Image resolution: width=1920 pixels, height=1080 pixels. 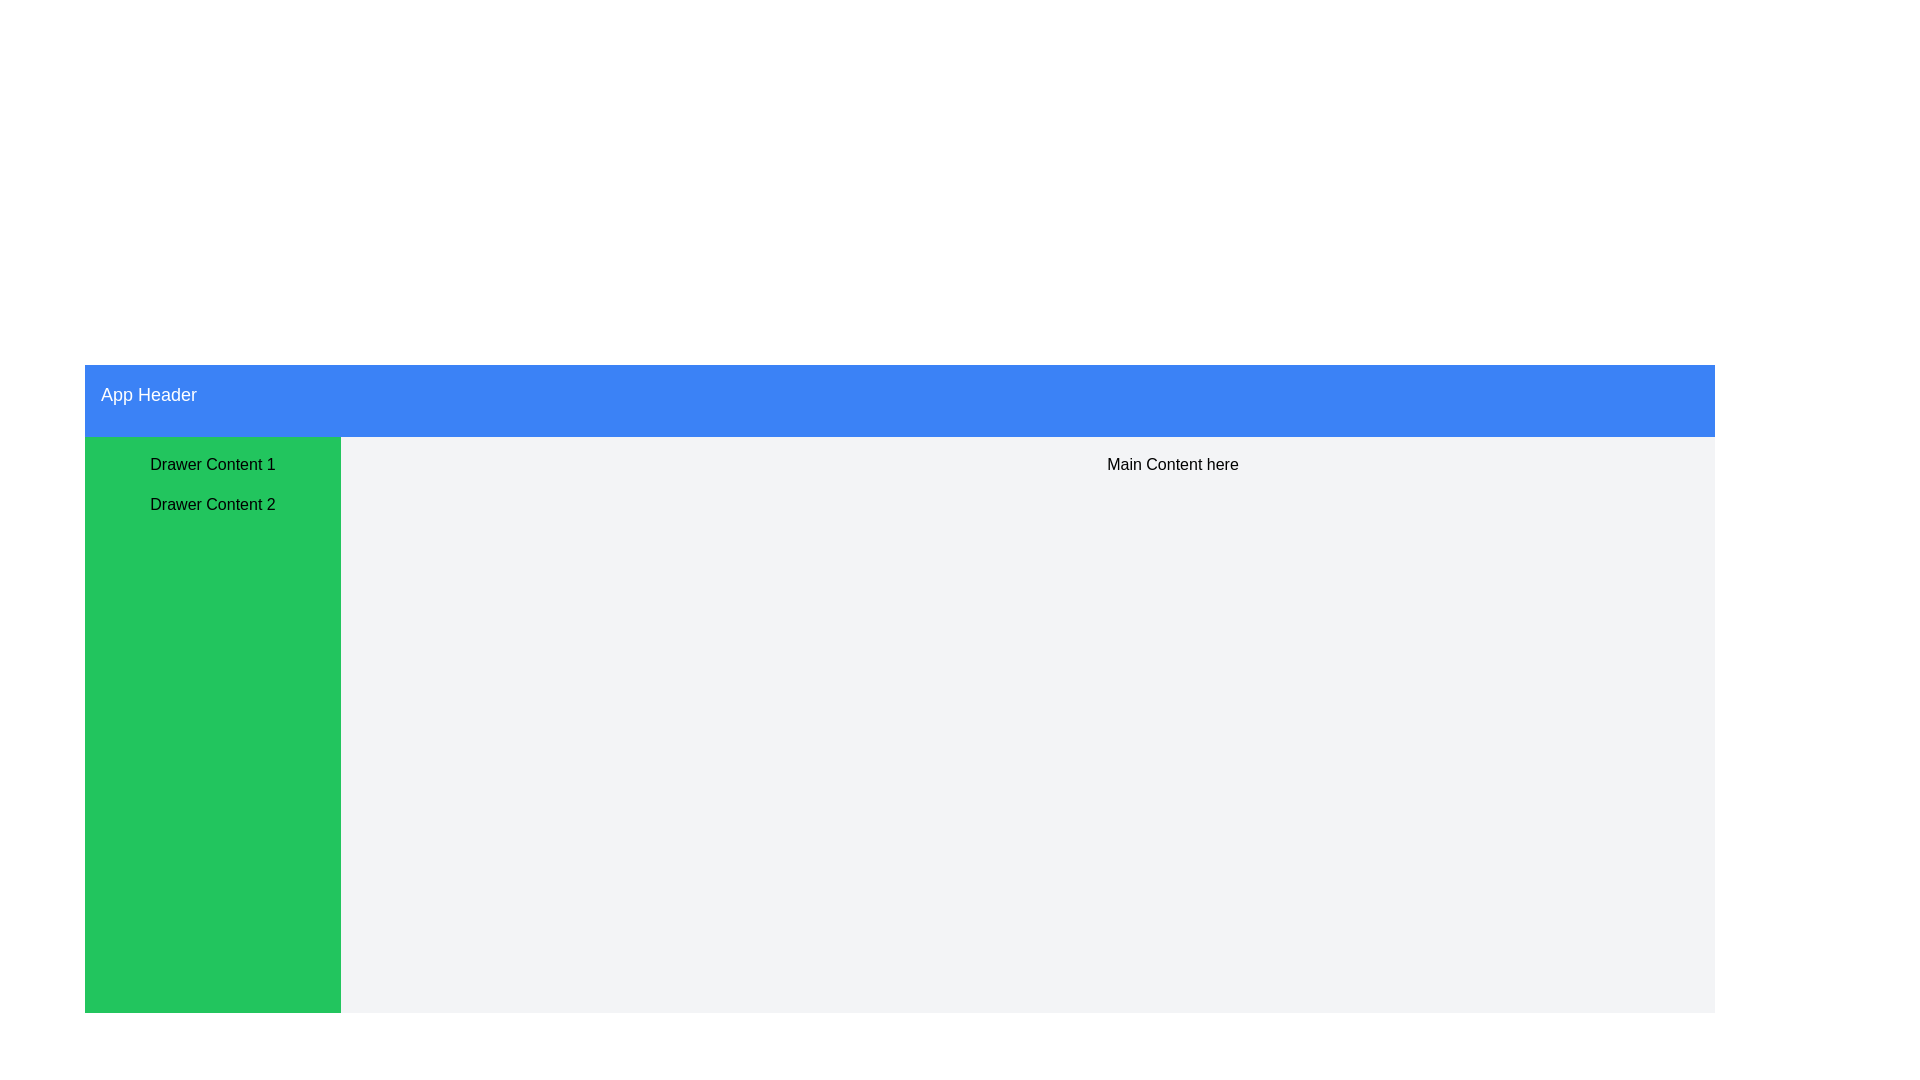 What do you see at coordinates (212, 504) in the screenshot?
I see `the label displaying 'Drawer Content 2' in bold black text over a green background` at bounding box center [212, 504].